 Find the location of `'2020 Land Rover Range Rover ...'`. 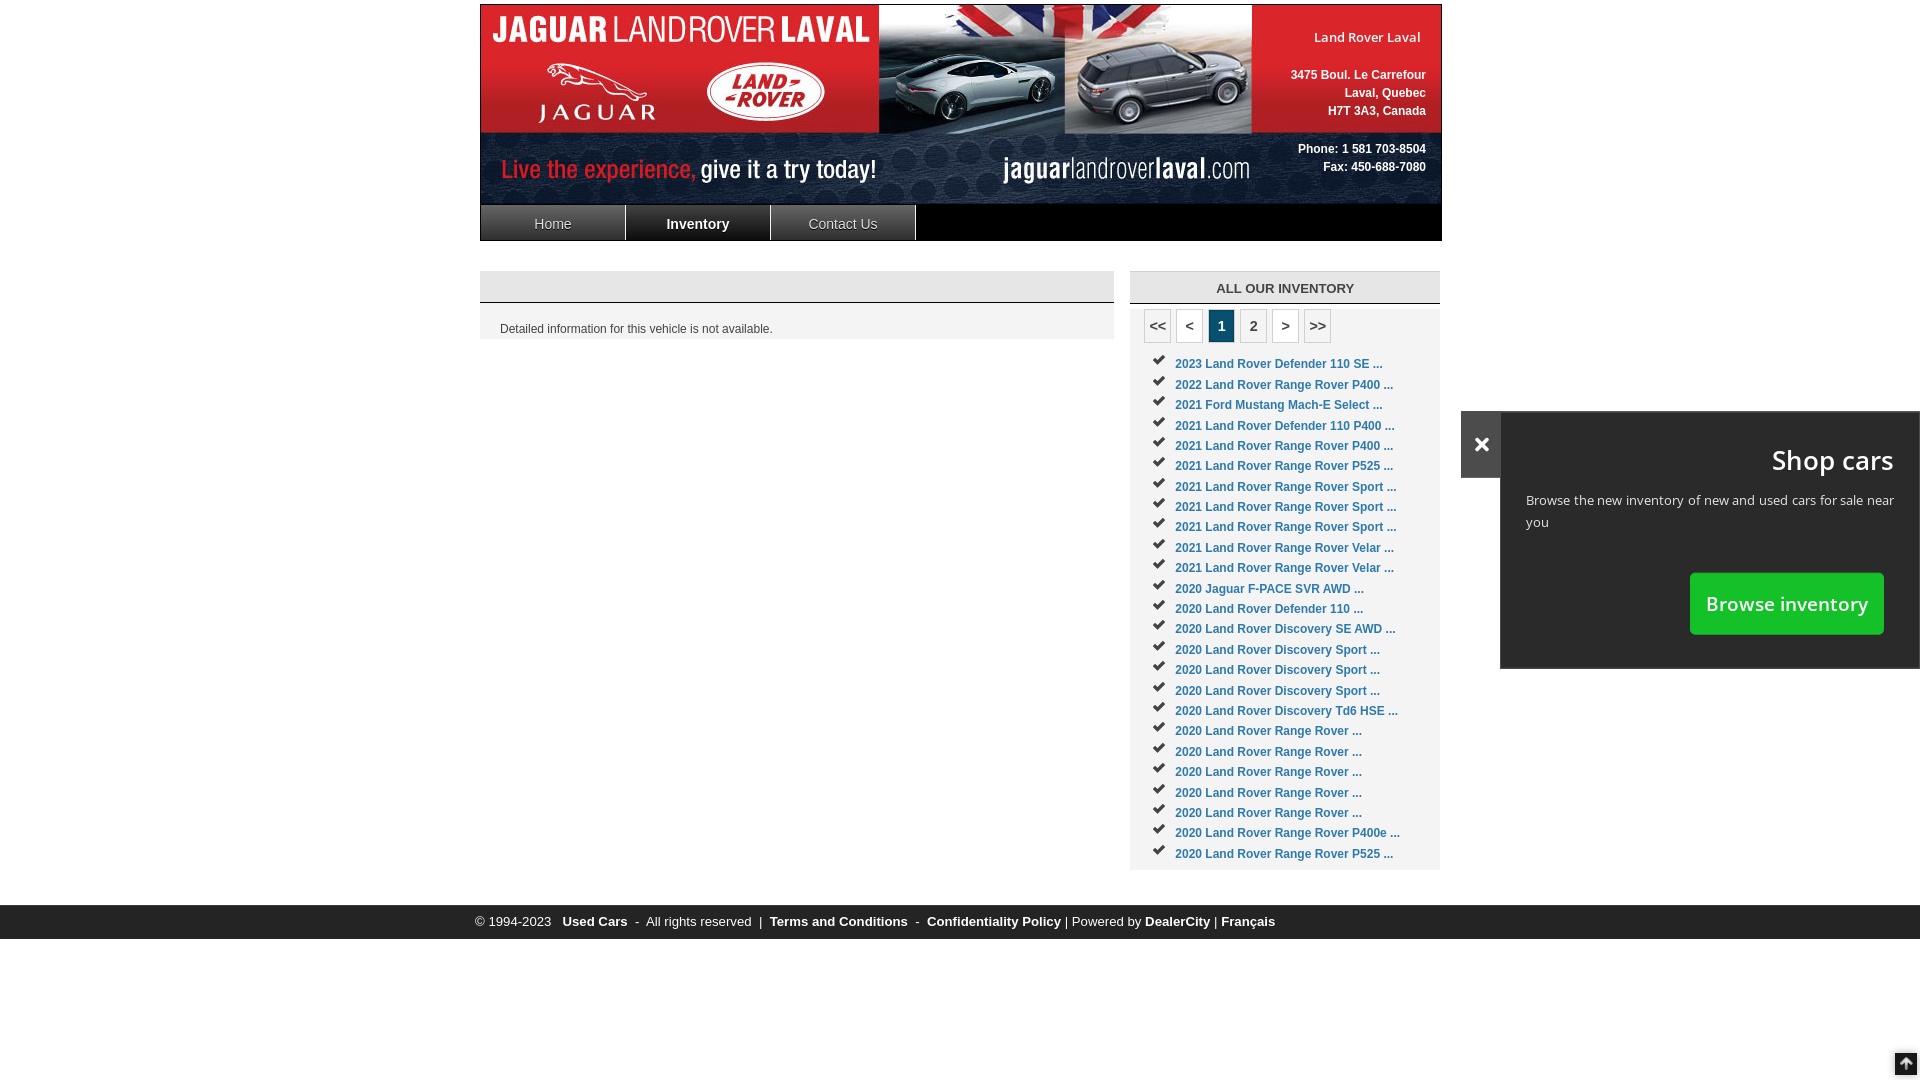

'2020 Land Rover Range Rover ...' is located at coordinates (1267, 731).